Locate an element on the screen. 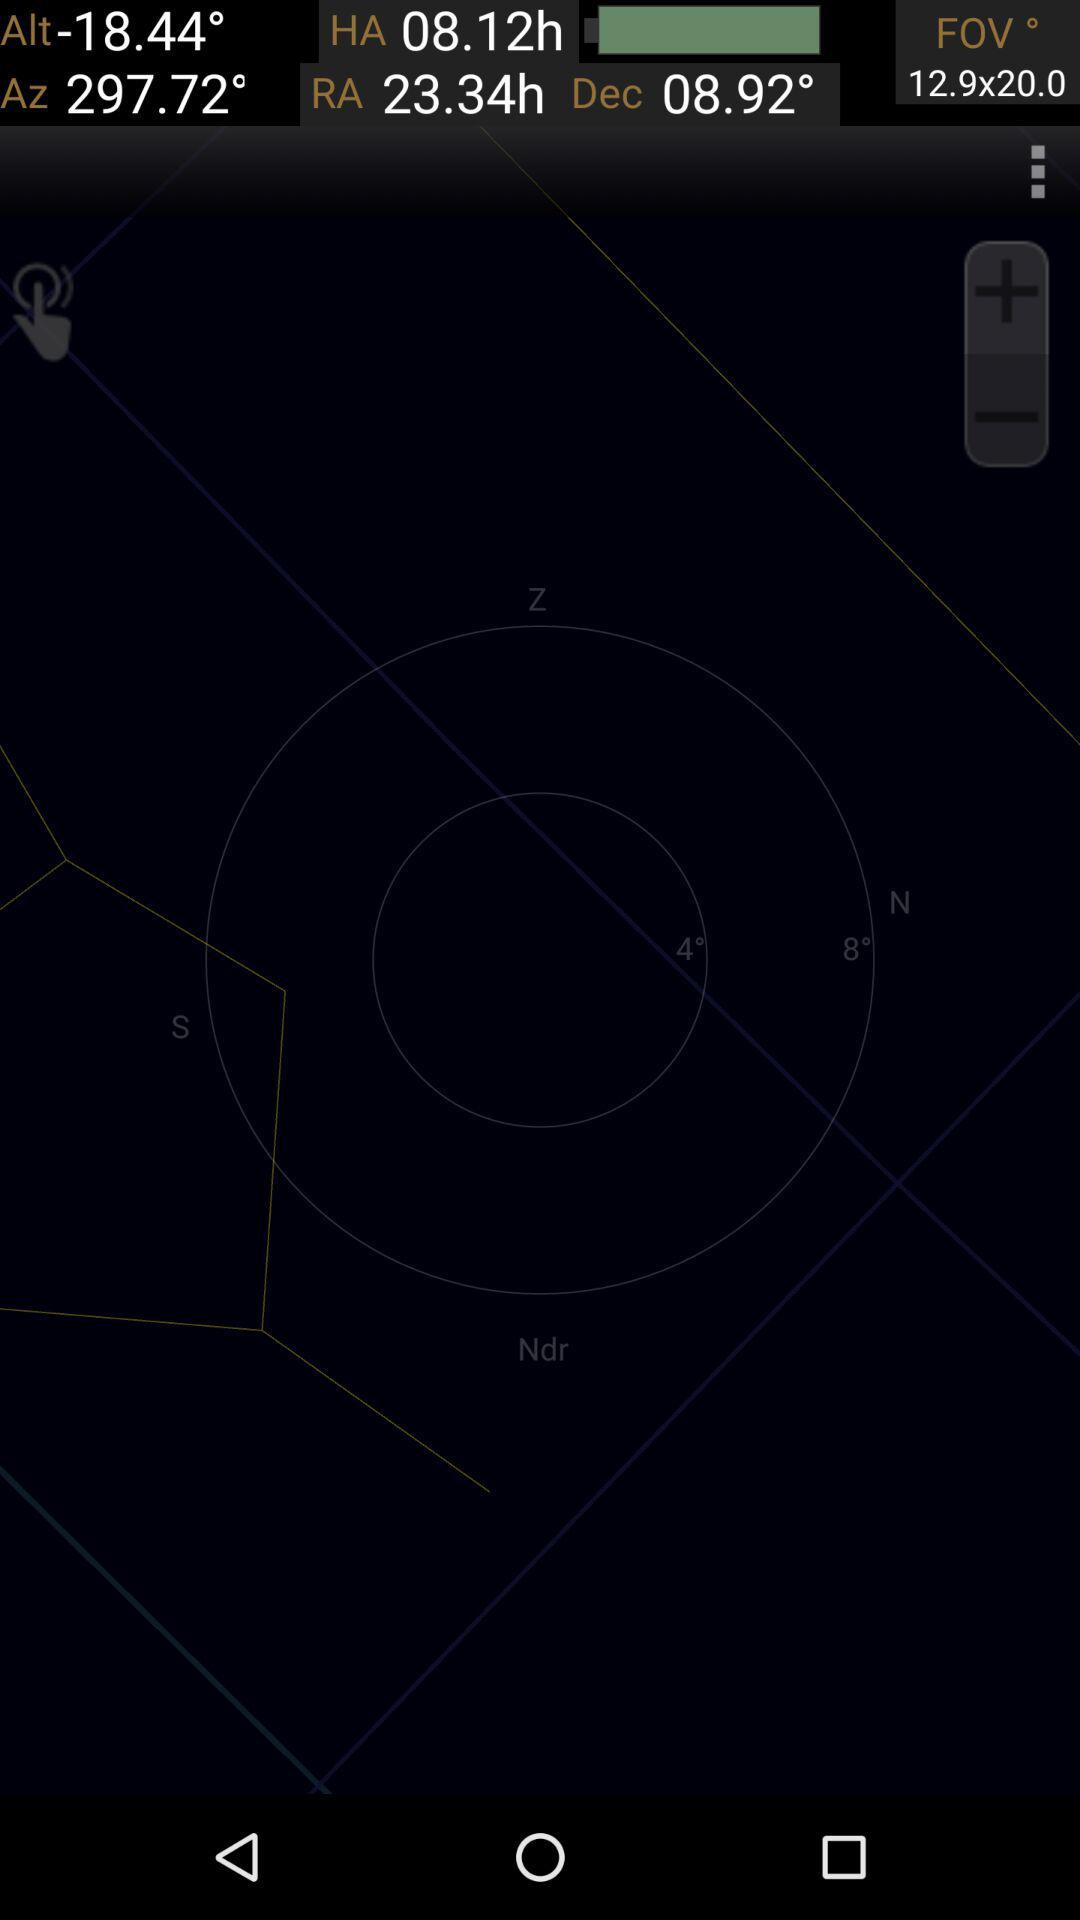 The height and width of the screenshot is (1920, 1080). more options is located at coordinates (1036, 171).